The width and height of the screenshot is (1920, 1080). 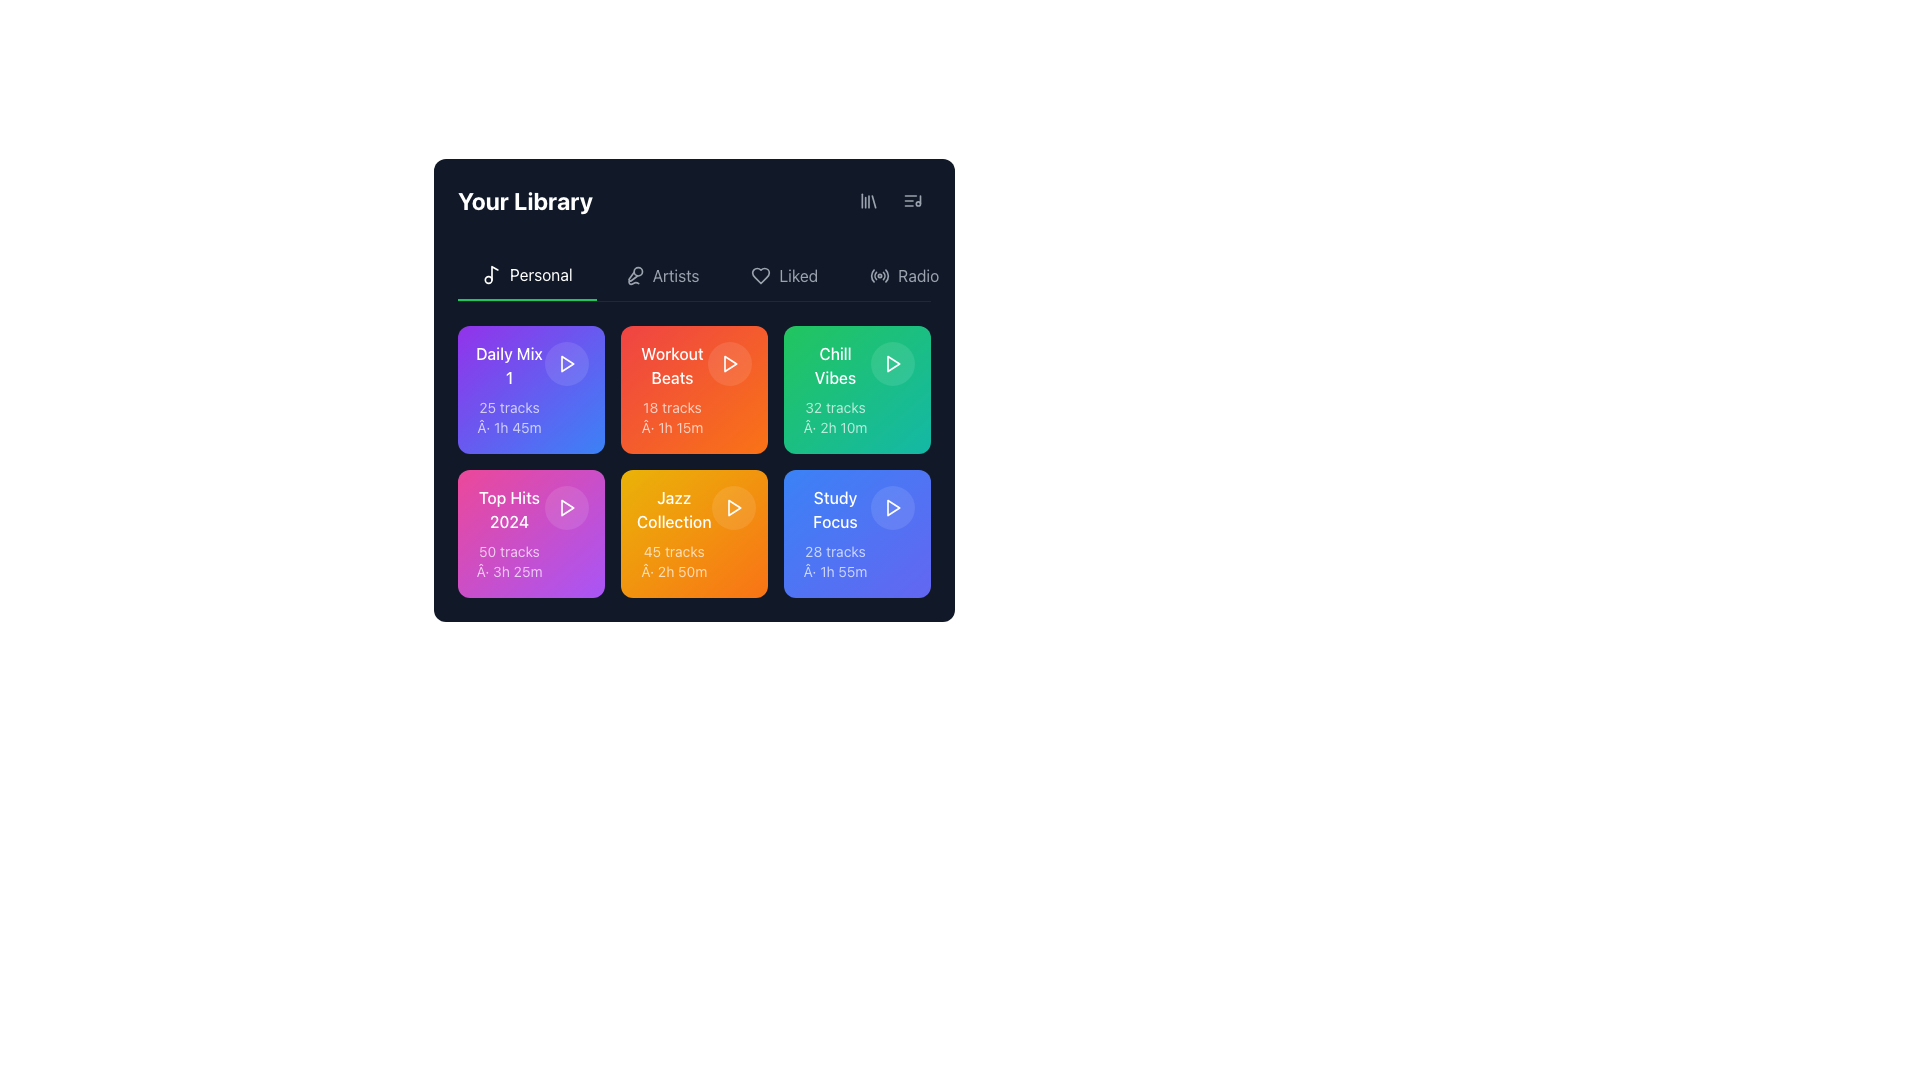 What do you see at coordinates (797, 276) in the screenshot?
I see `the text label 'Liked', which is a light gray text adjacent to a heart-shaped icon in the navigation bar under 'Your Library'` at bounding box center [797, 276].